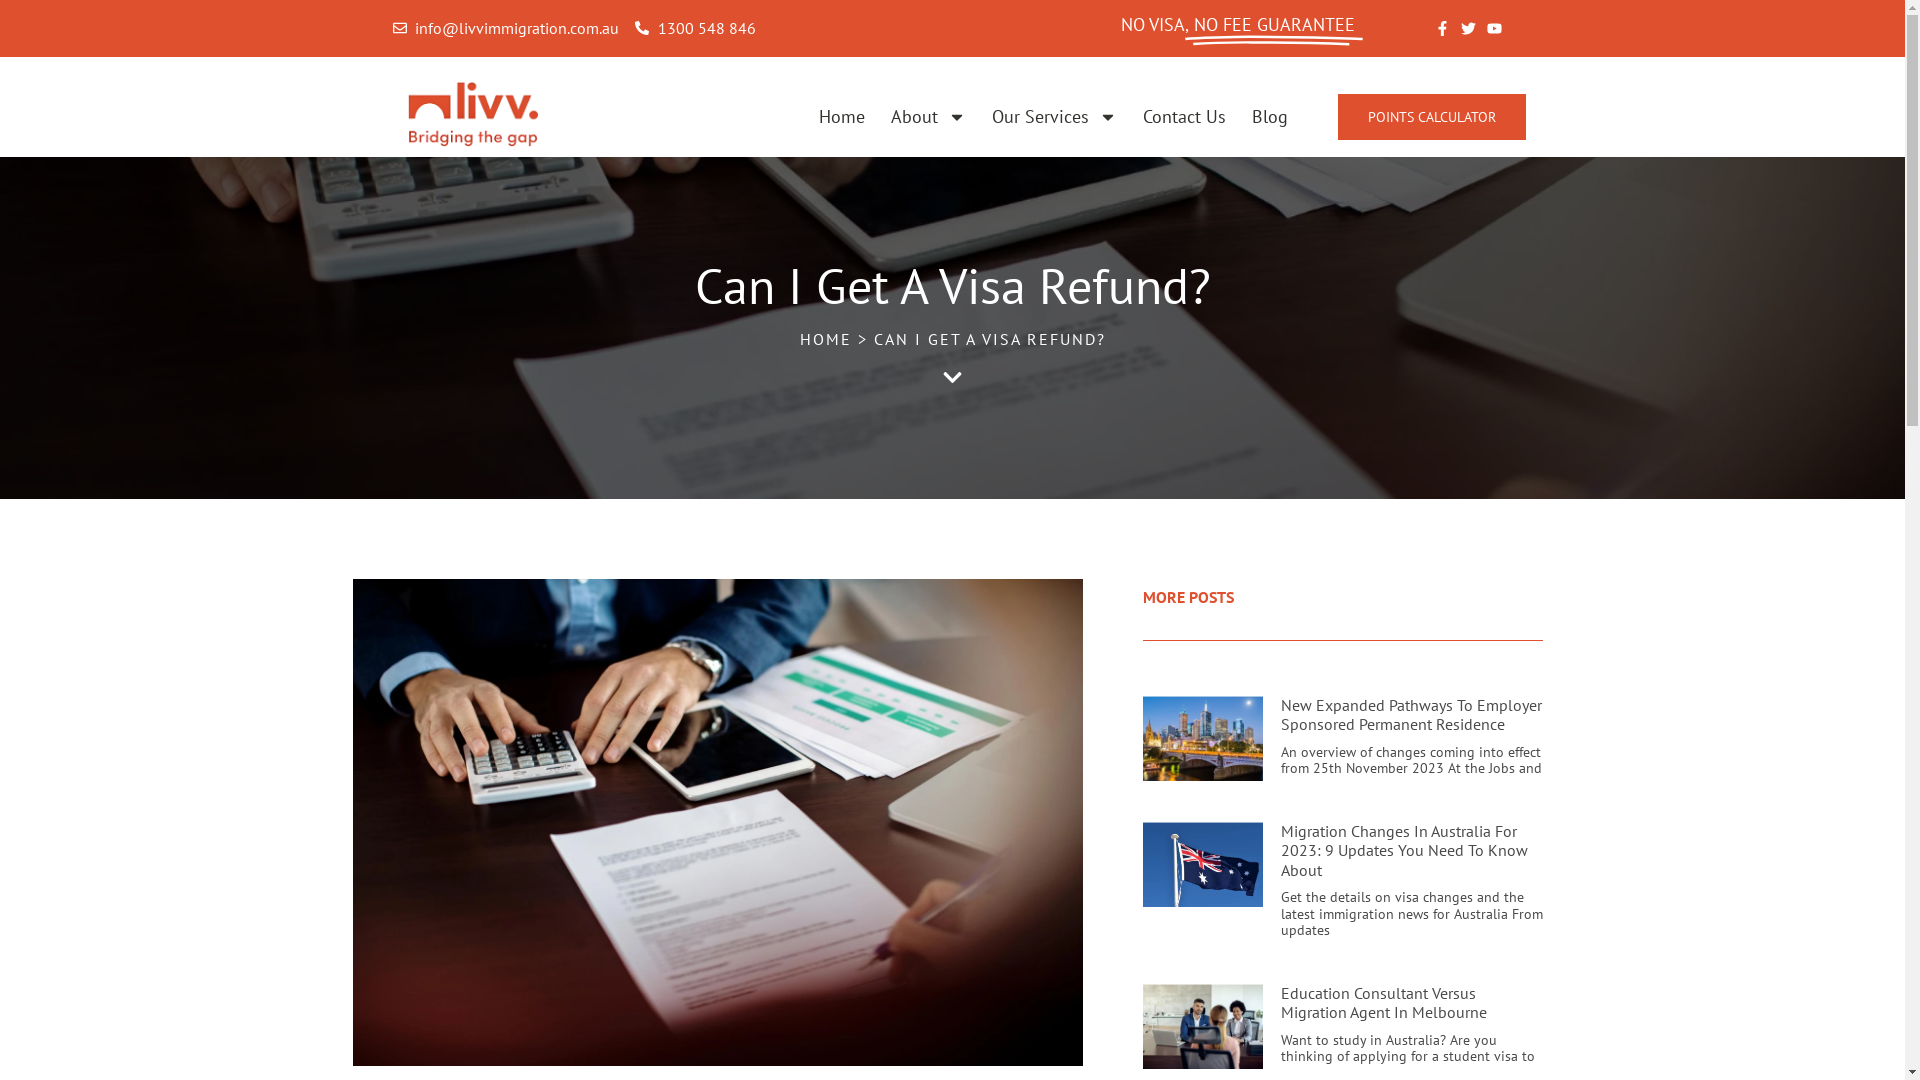  What do you see at coordinates (505, 29) in the screenshot?
I see `'info@livvimmigration.com.au'` at bounding box center [505, 29].